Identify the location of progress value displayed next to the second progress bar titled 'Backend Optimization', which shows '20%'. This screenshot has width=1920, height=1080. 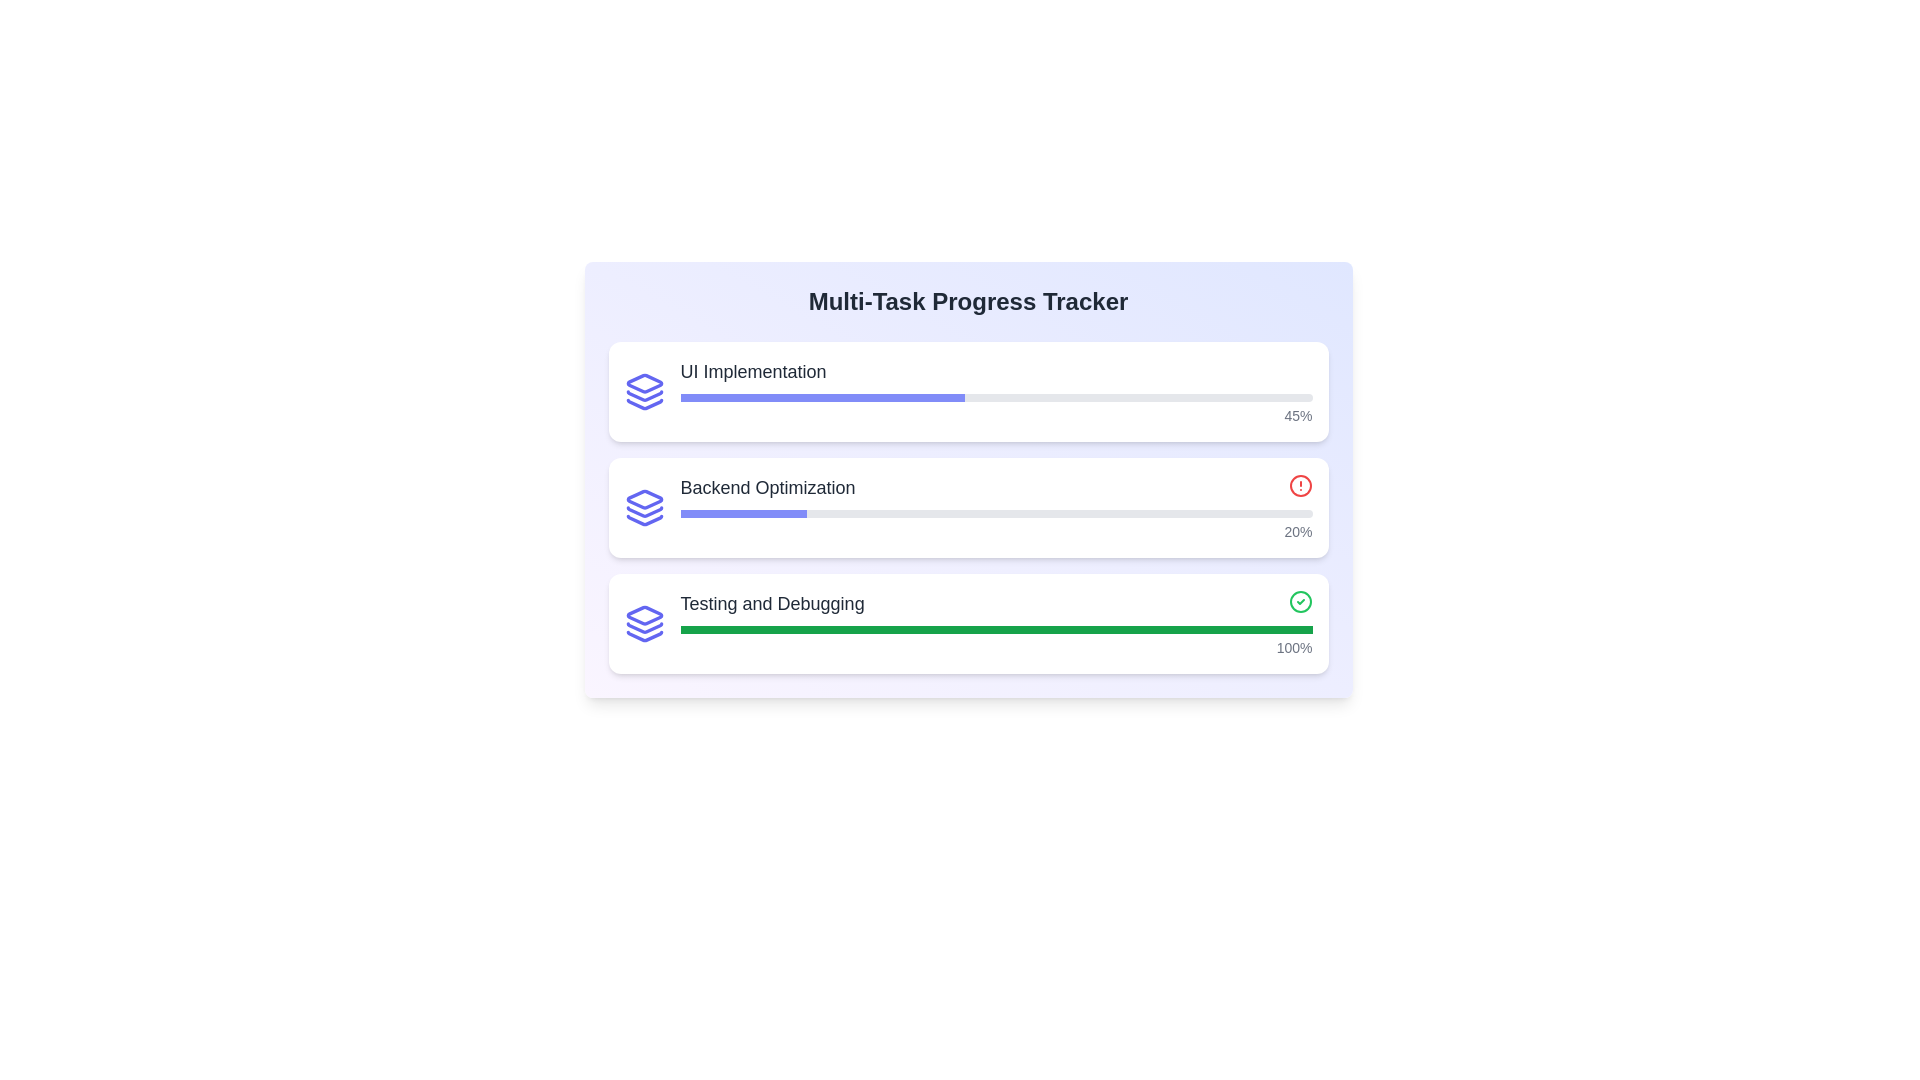
(996, 524).